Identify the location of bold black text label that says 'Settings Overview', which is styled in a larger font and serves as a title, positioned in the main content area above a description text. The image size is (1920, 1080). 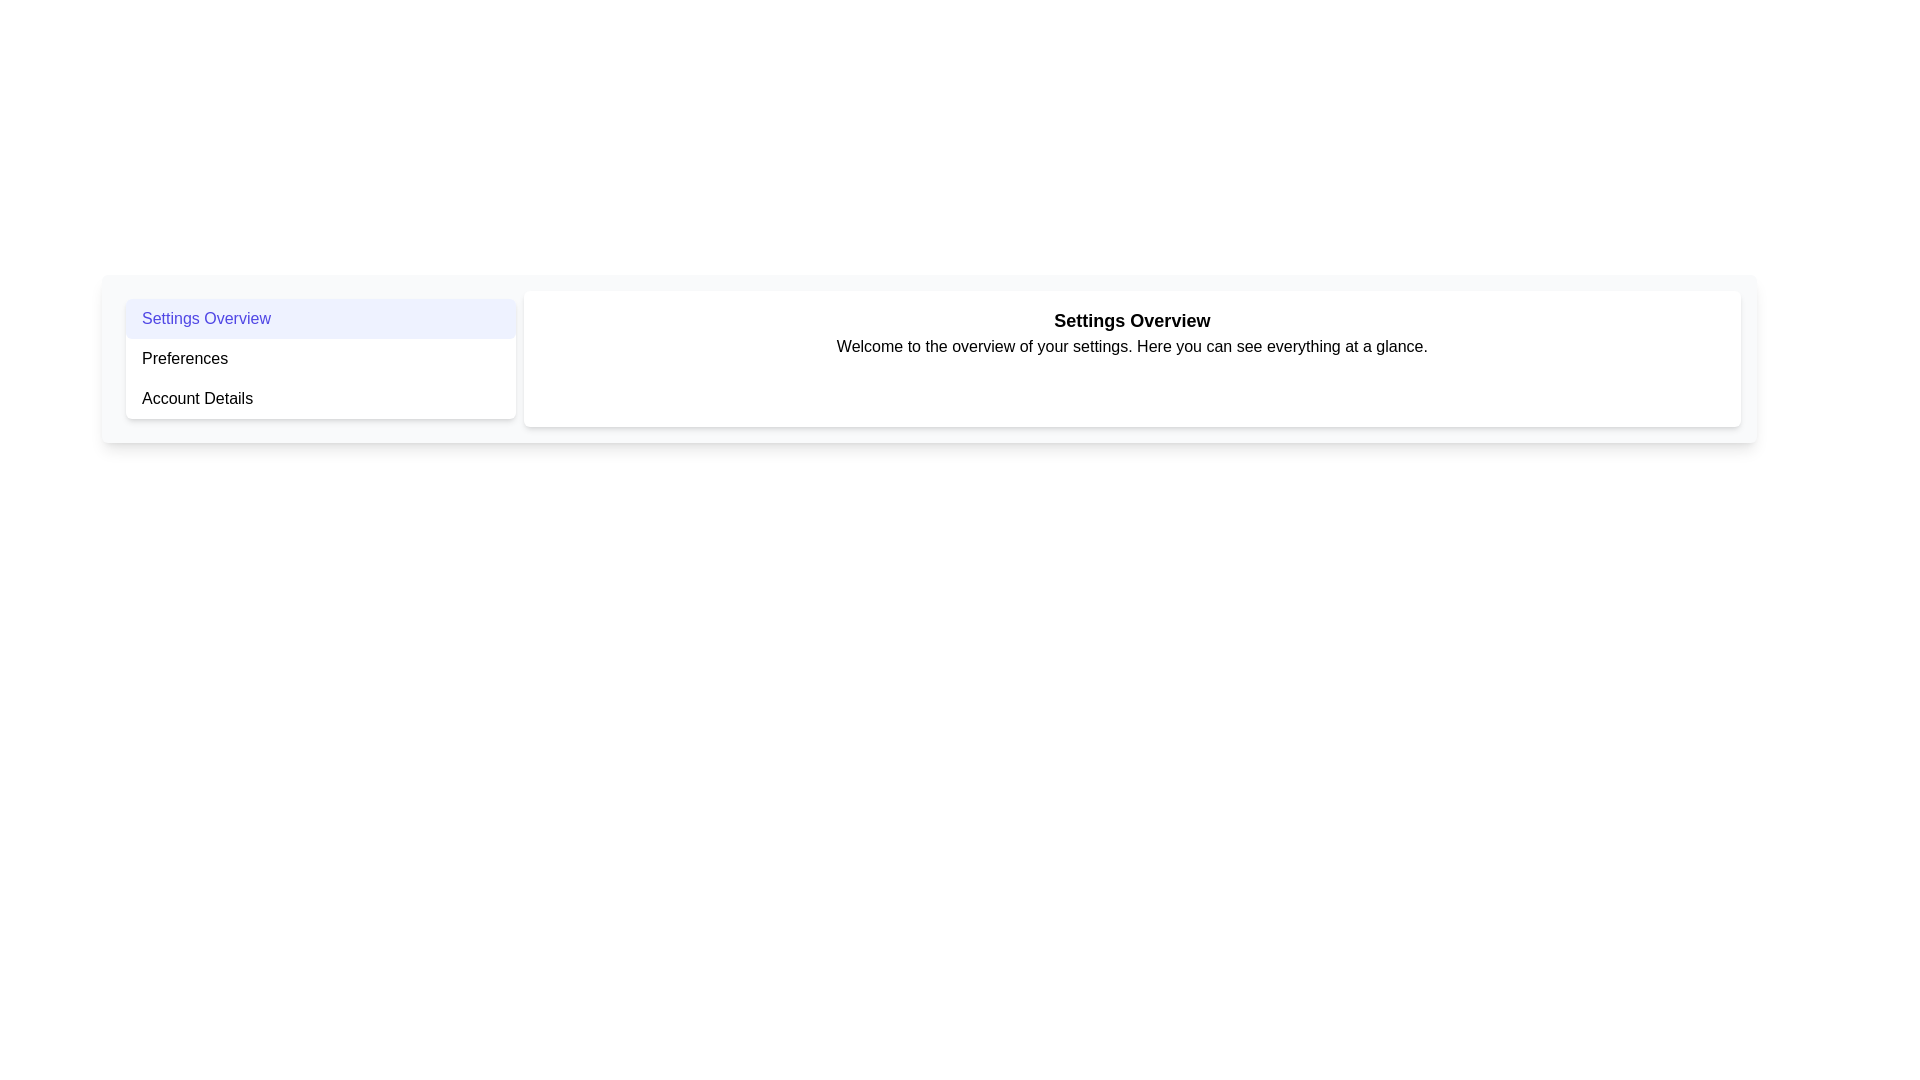
(1132, 319).